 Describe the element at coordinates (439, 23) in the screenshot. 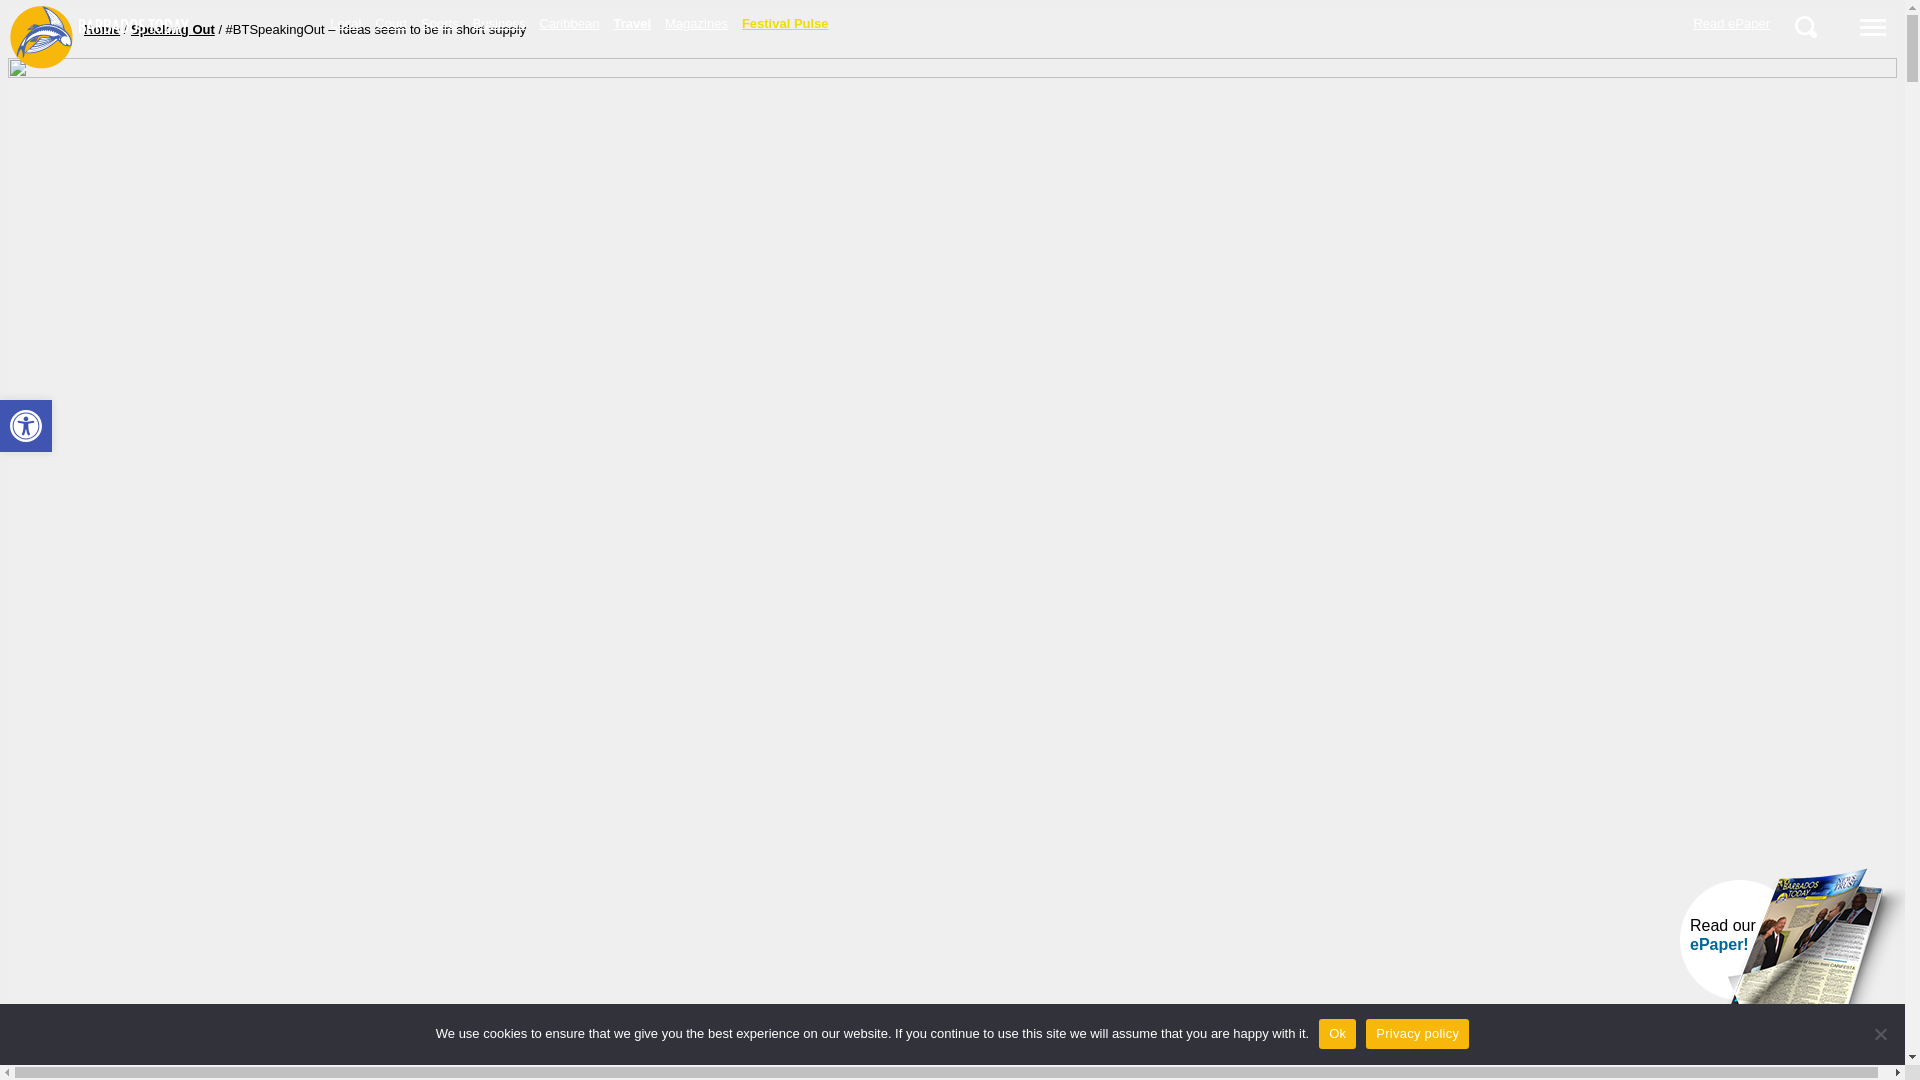

I see `'Sports'` at that location.